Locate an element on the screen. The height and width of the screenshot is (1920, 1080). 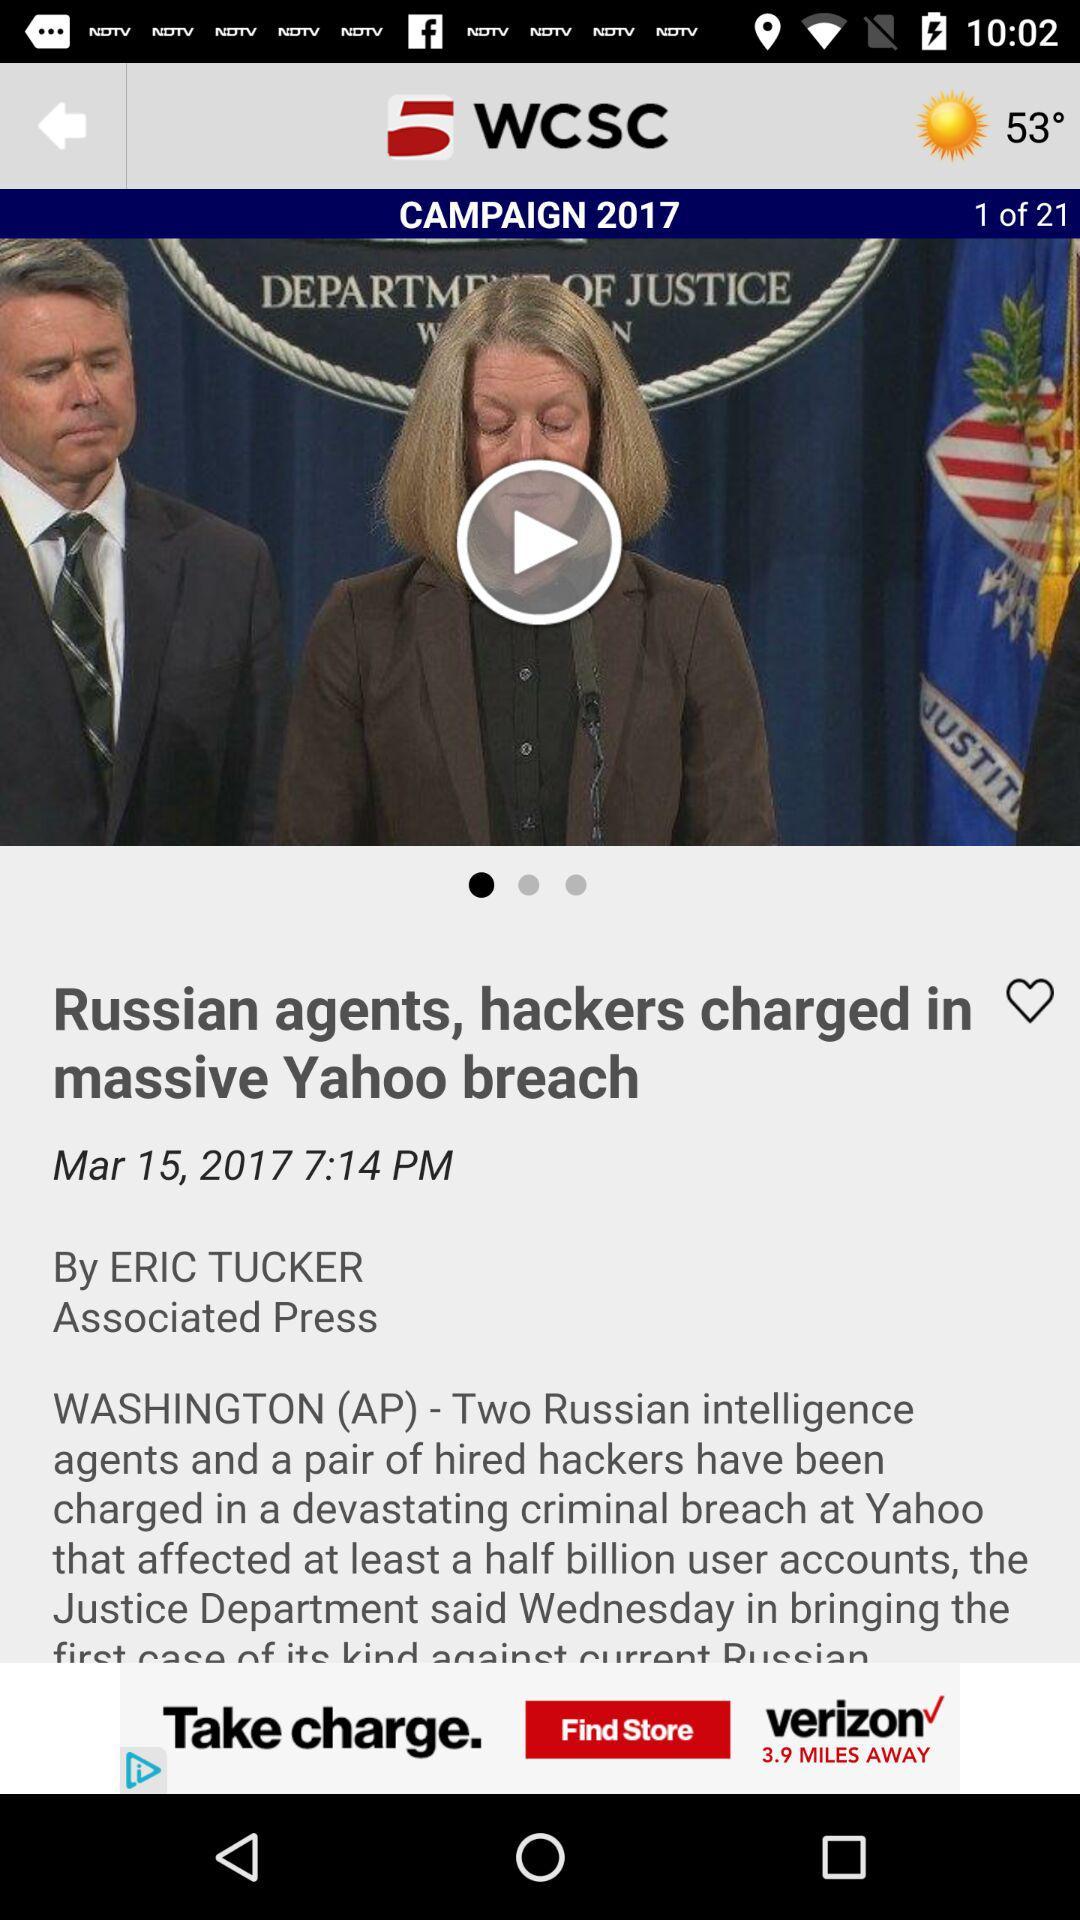
back is located at coordinates (61, 124).